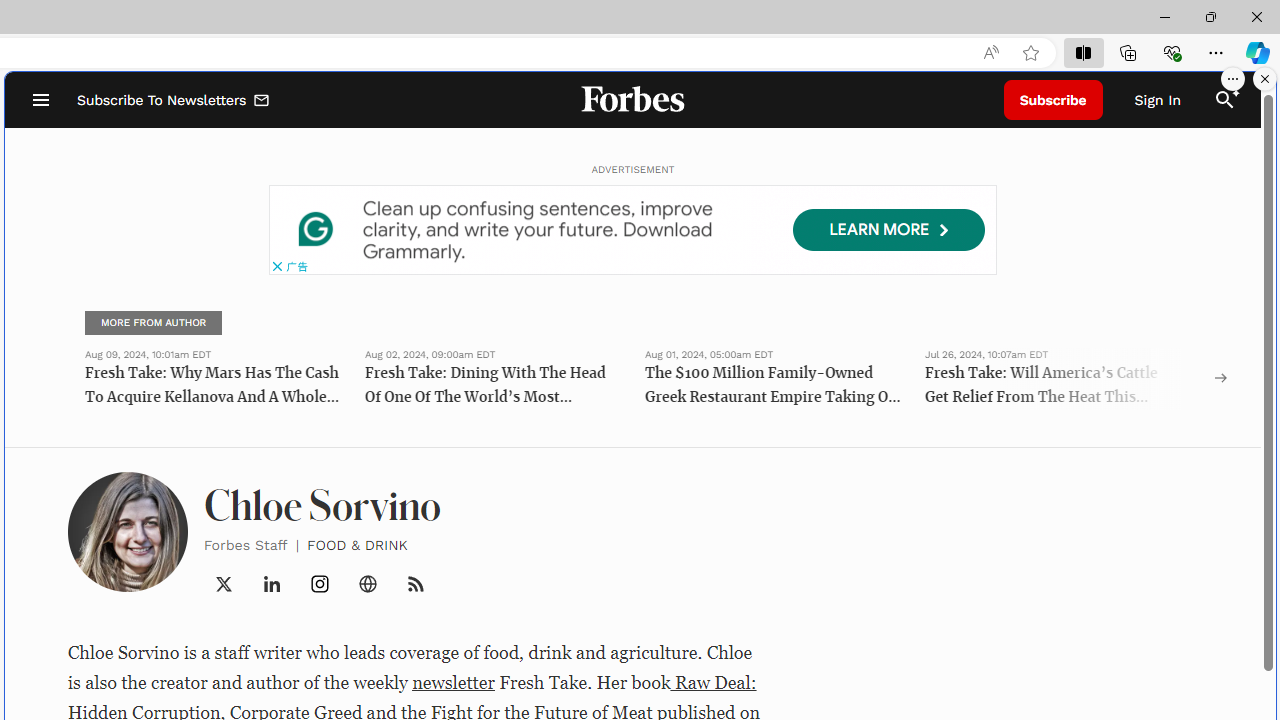  What do you see at coordinates (1232, 78) in the screenshot?
I see `'More options.'` at bounding box center [1232, 78].